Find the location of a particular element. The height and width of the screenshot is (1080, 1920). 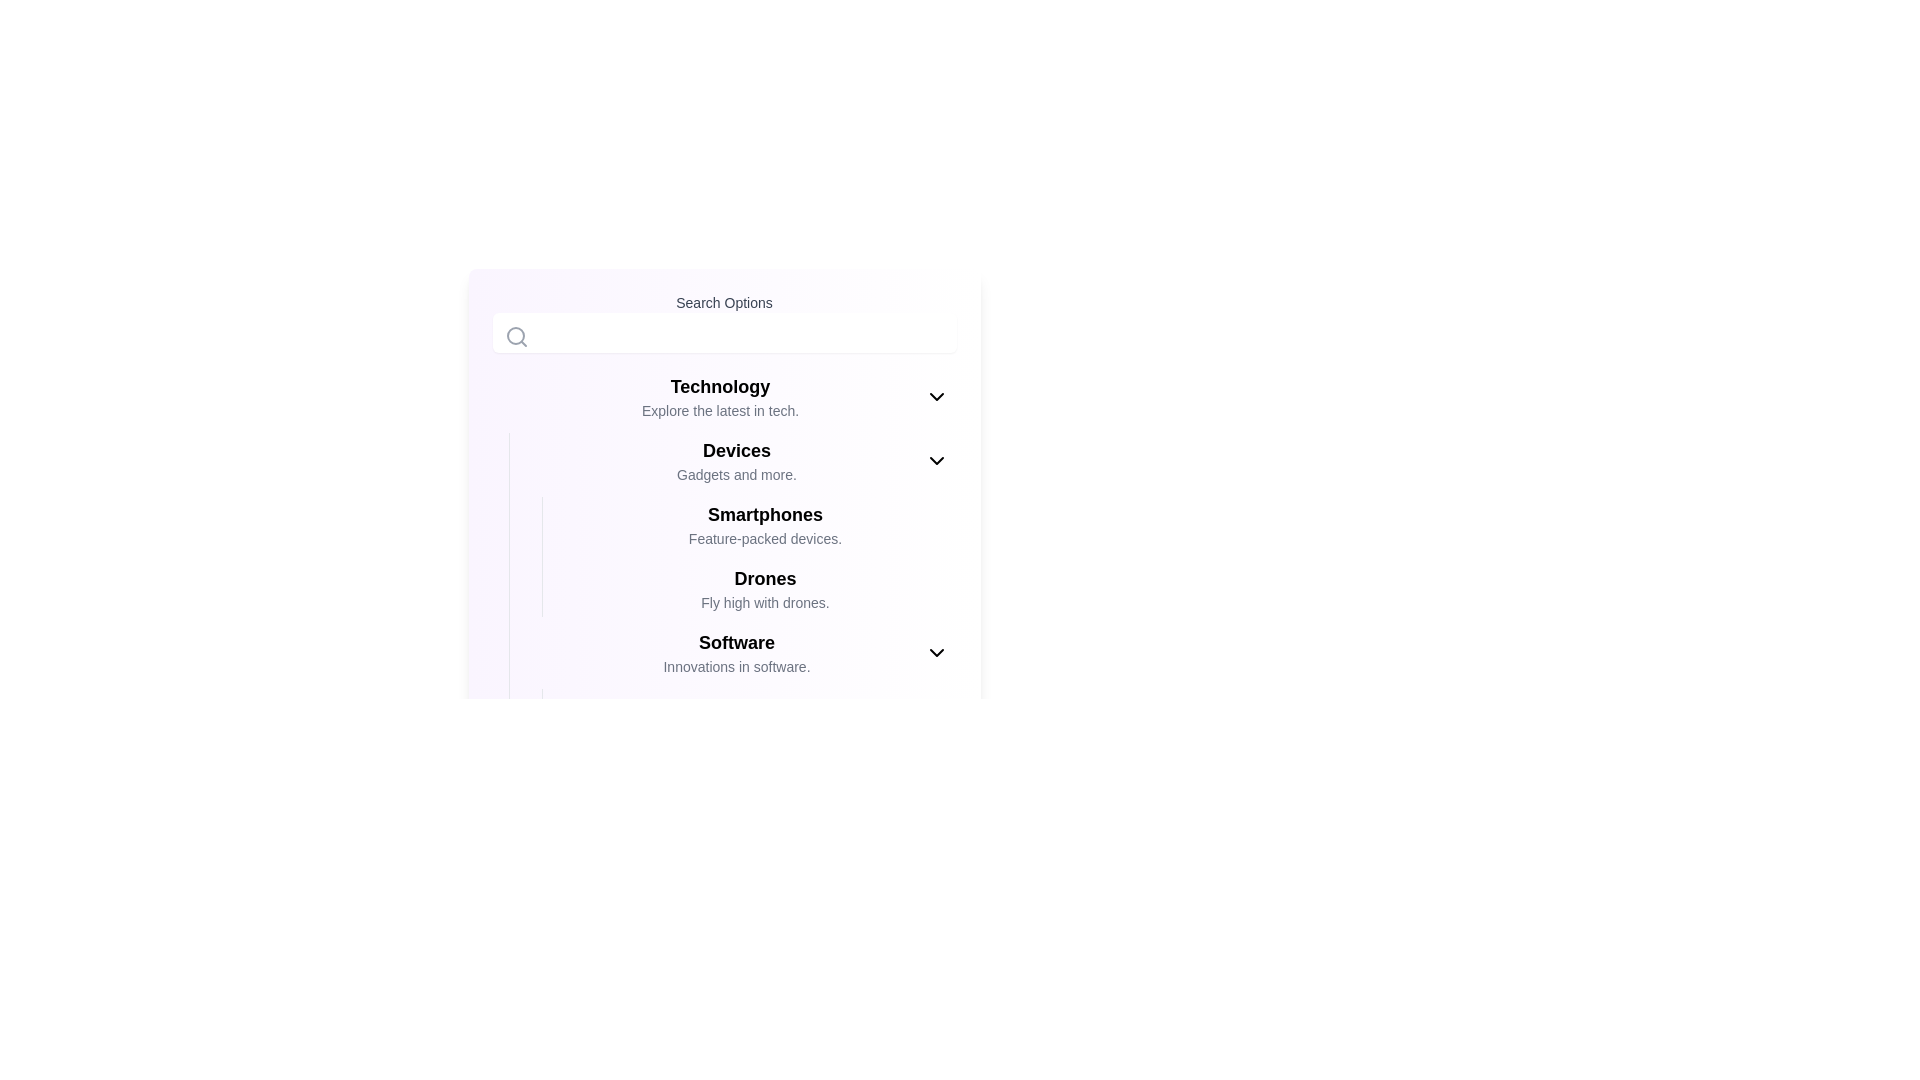

the expansion icon on the right edge of the 'Software Innovations in software.' row is located at coordinates (935, 652).